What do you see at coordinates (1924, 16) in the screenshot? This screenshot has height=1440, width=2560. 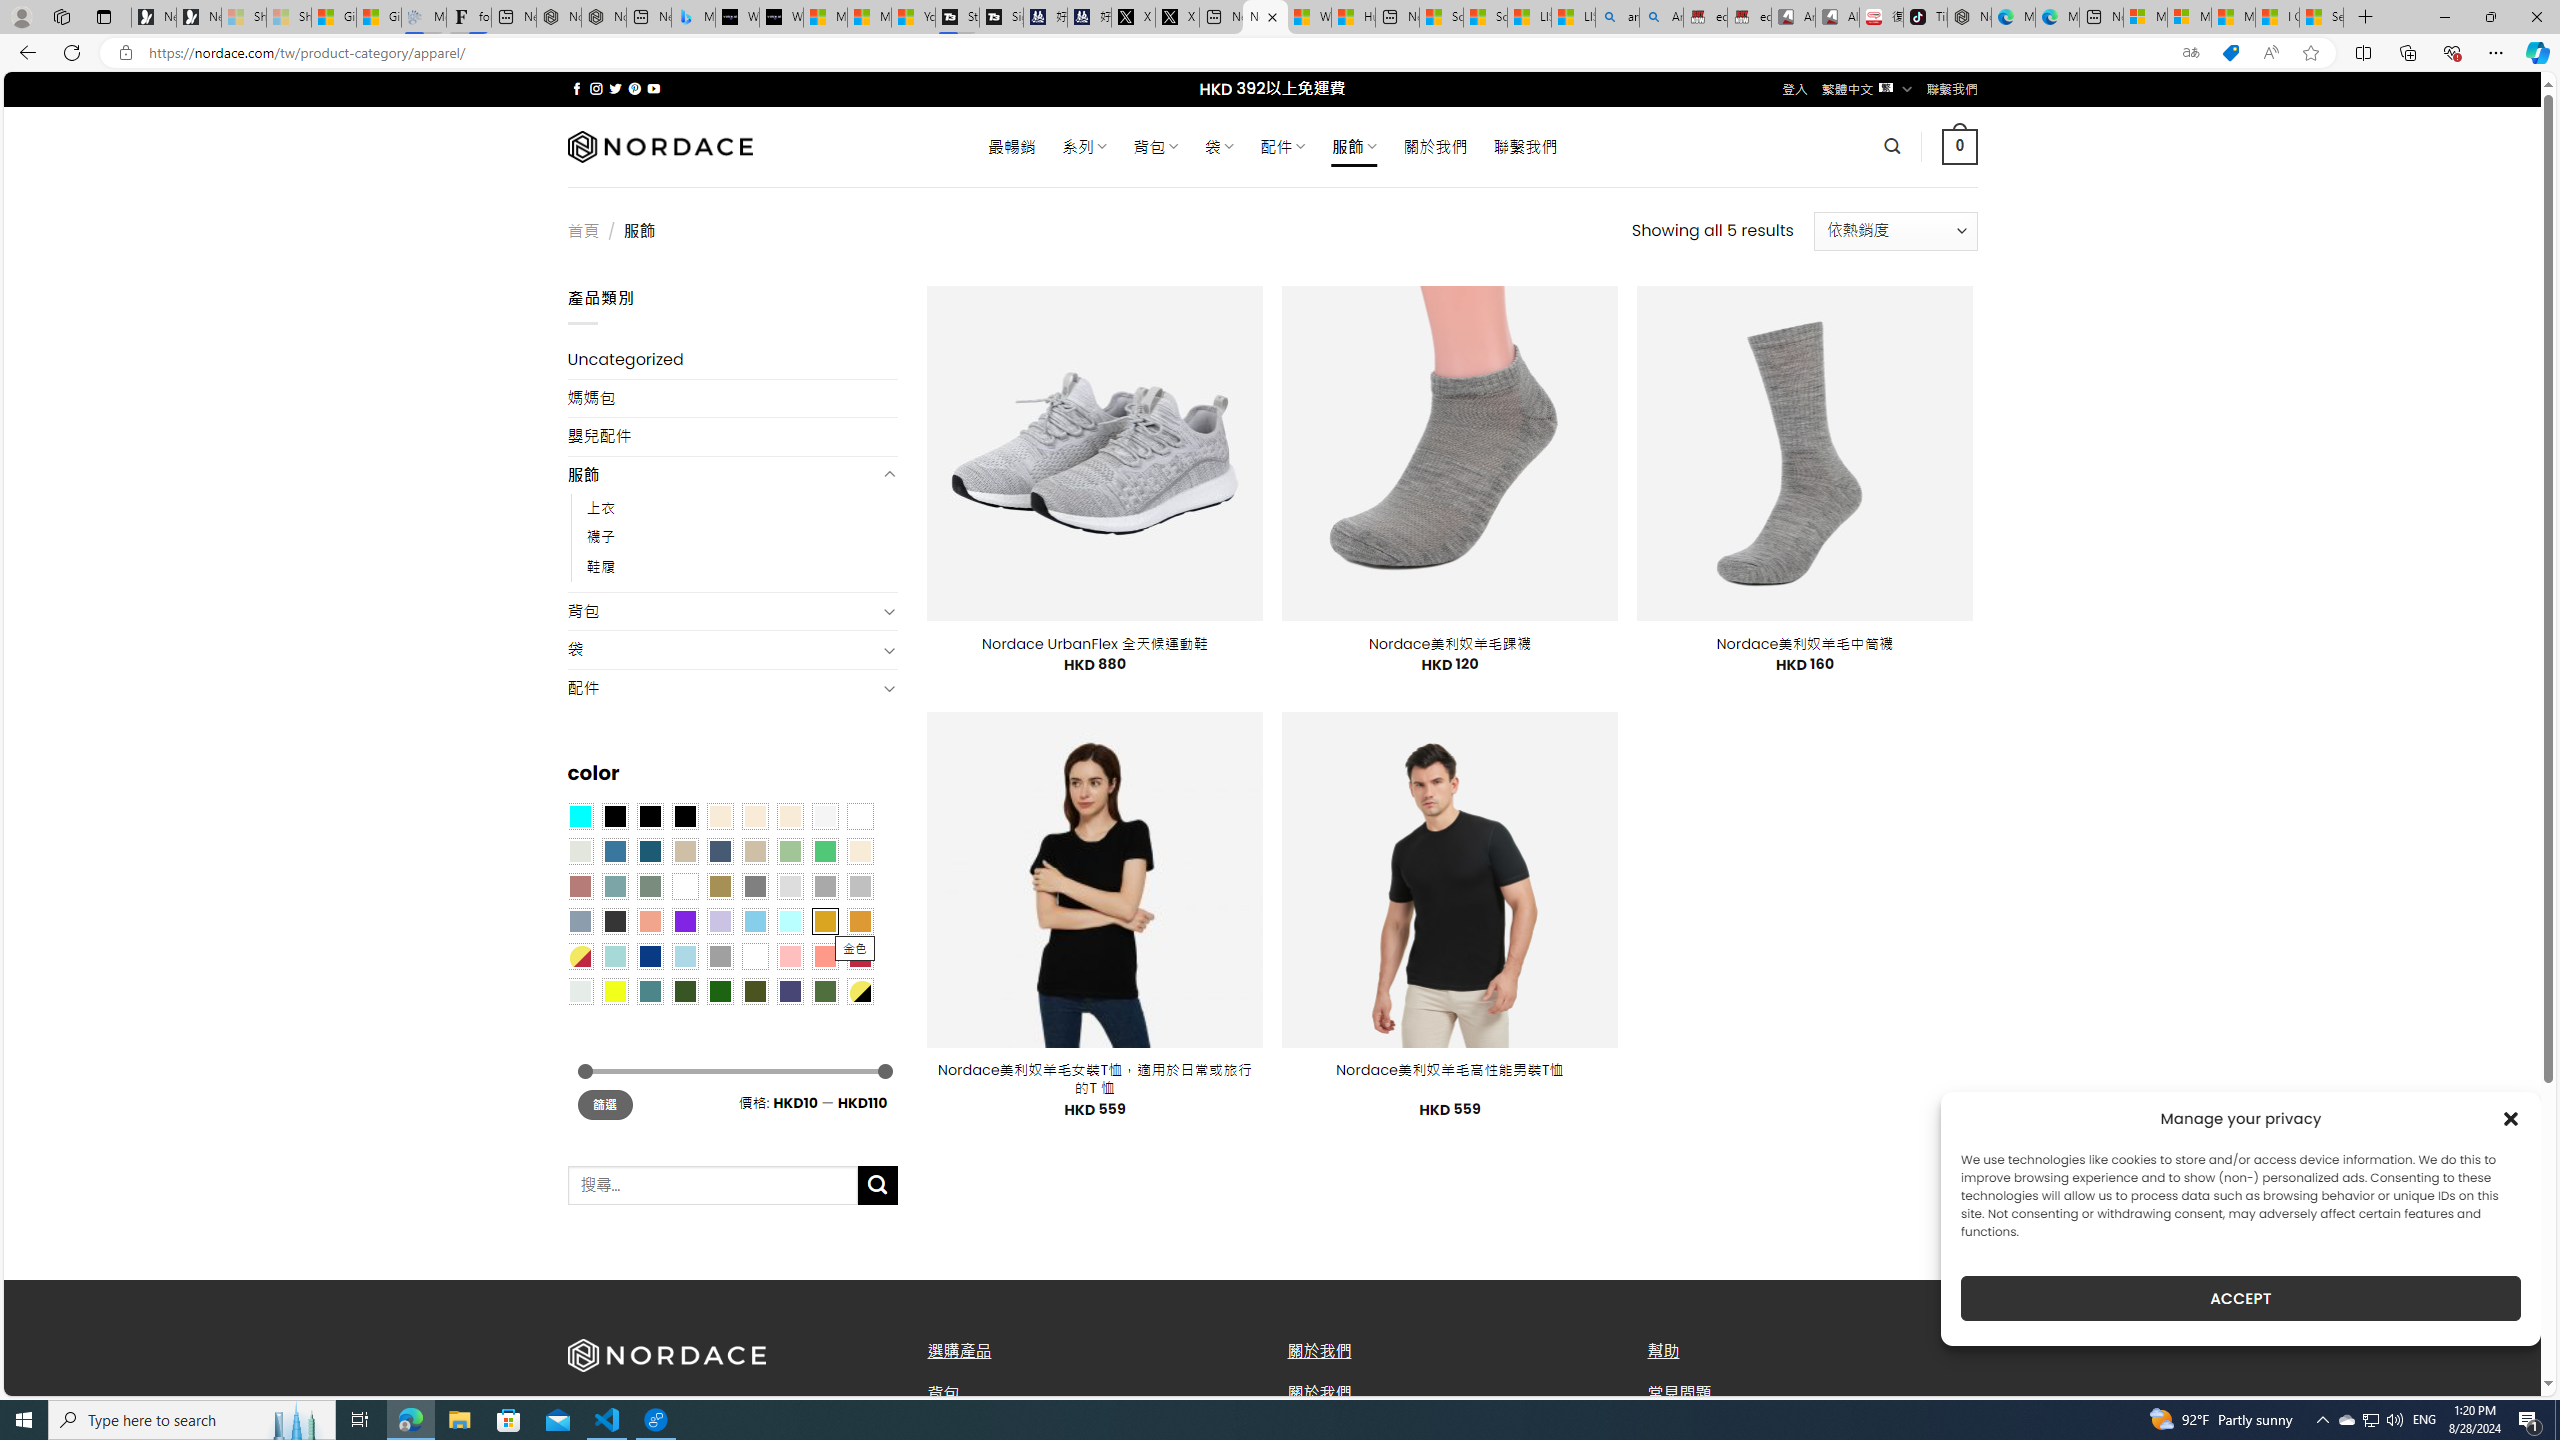 I see `'TikTok'` at bounding box center [1924, 16].